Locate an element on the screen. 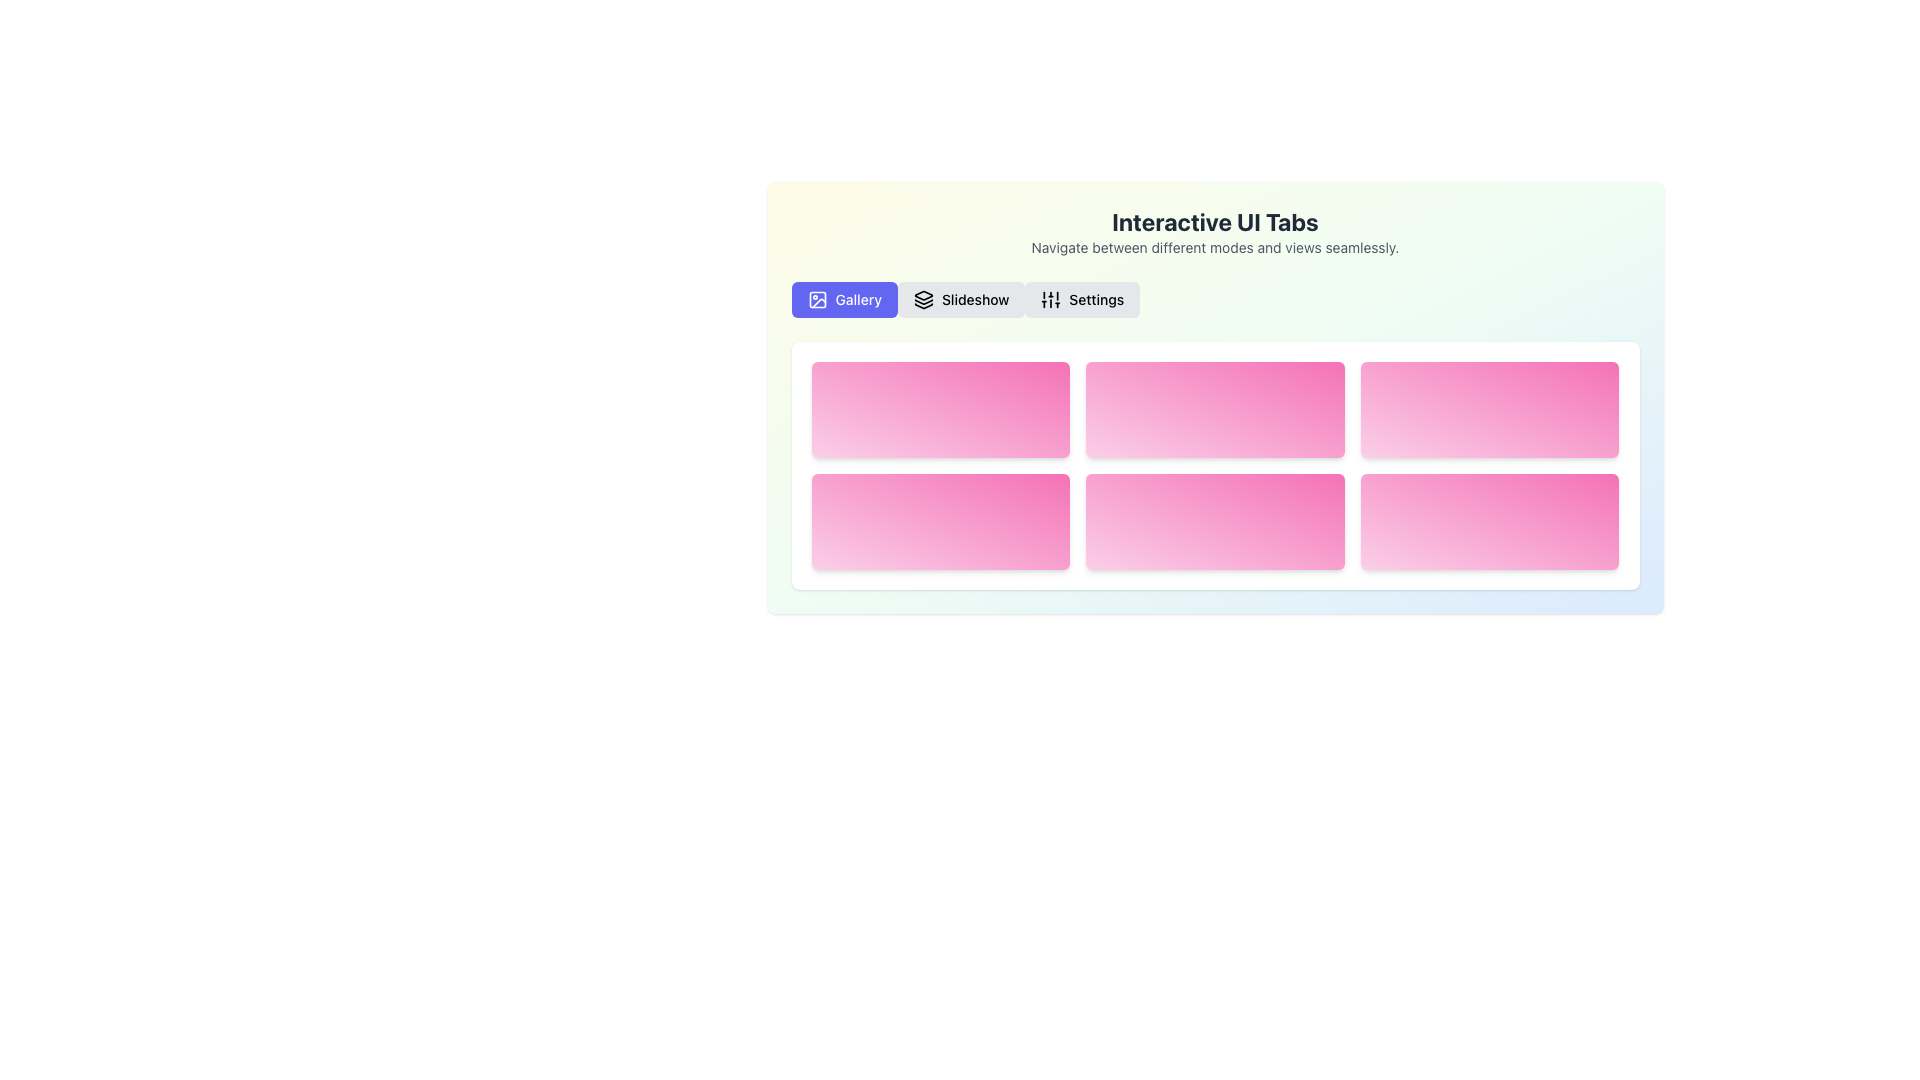 The width and height of the screenshot is (1920, 1080). the 'Slideshow' button, which is a rectangular button with a light gray background and labeled with the text 'Slideshow' and a layers icon on the left side is located at coordinates (961, 300).